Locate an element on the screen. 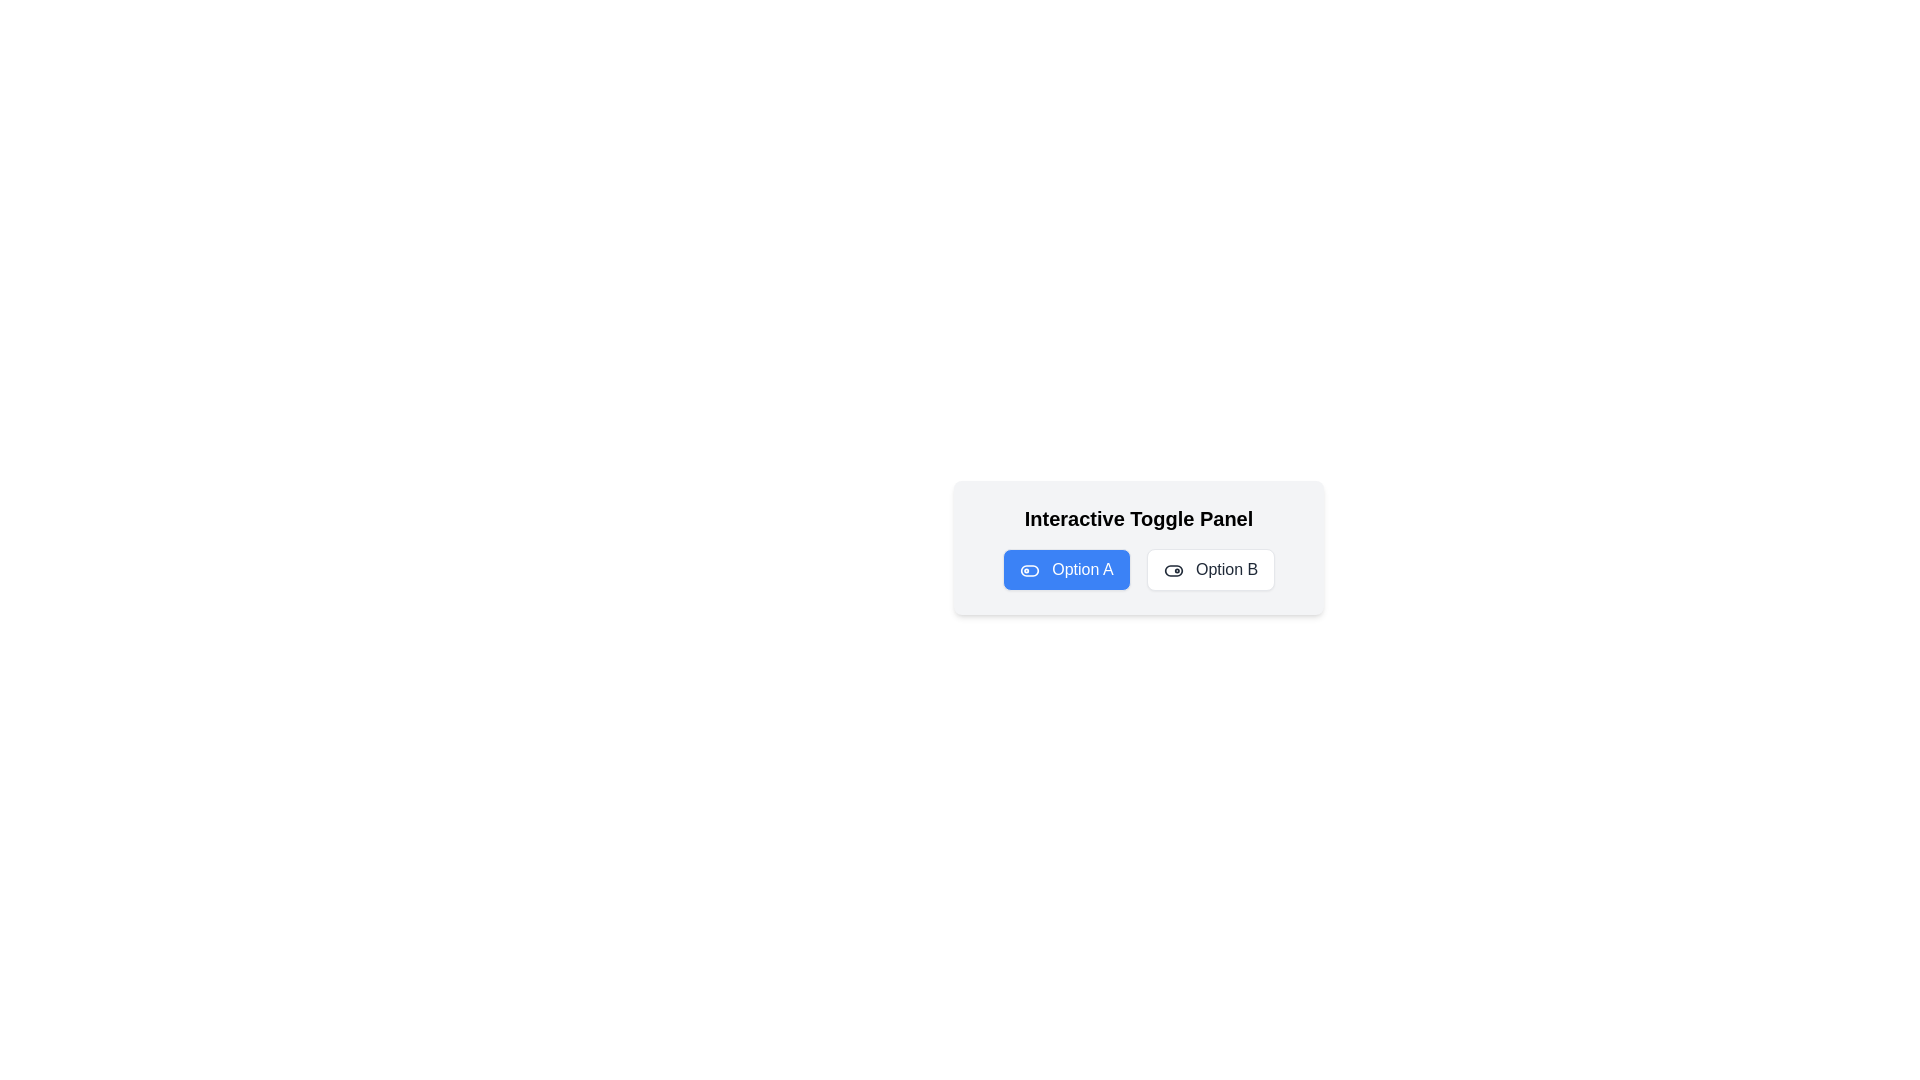 This screenshot has width=1920, height=1080. the toggle icon inside the blue button labeled 'Option A' is located at coordinates (1029, 570).